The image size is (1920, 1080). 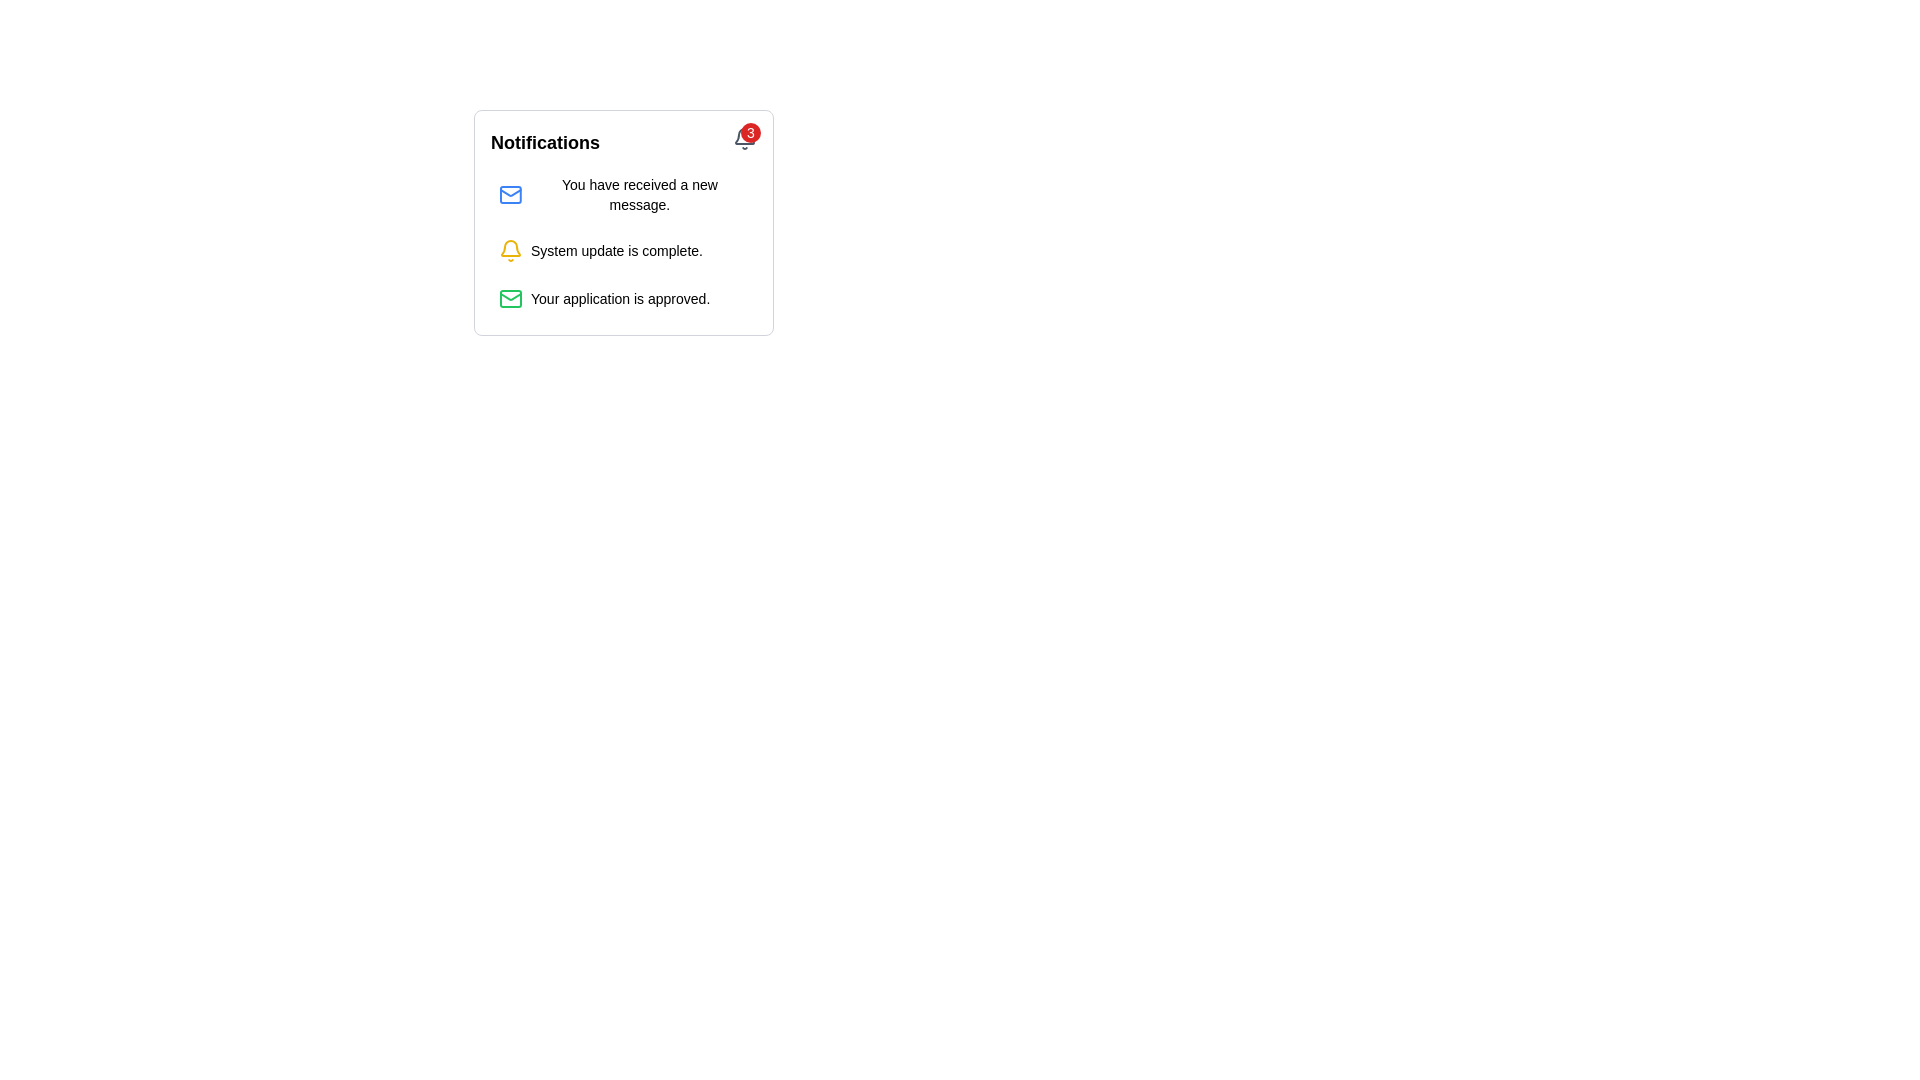 I want to click on the notification entry that indicates 'Your application is approved.' which features a green envelope icon on the left, so click(x=623, y=299).